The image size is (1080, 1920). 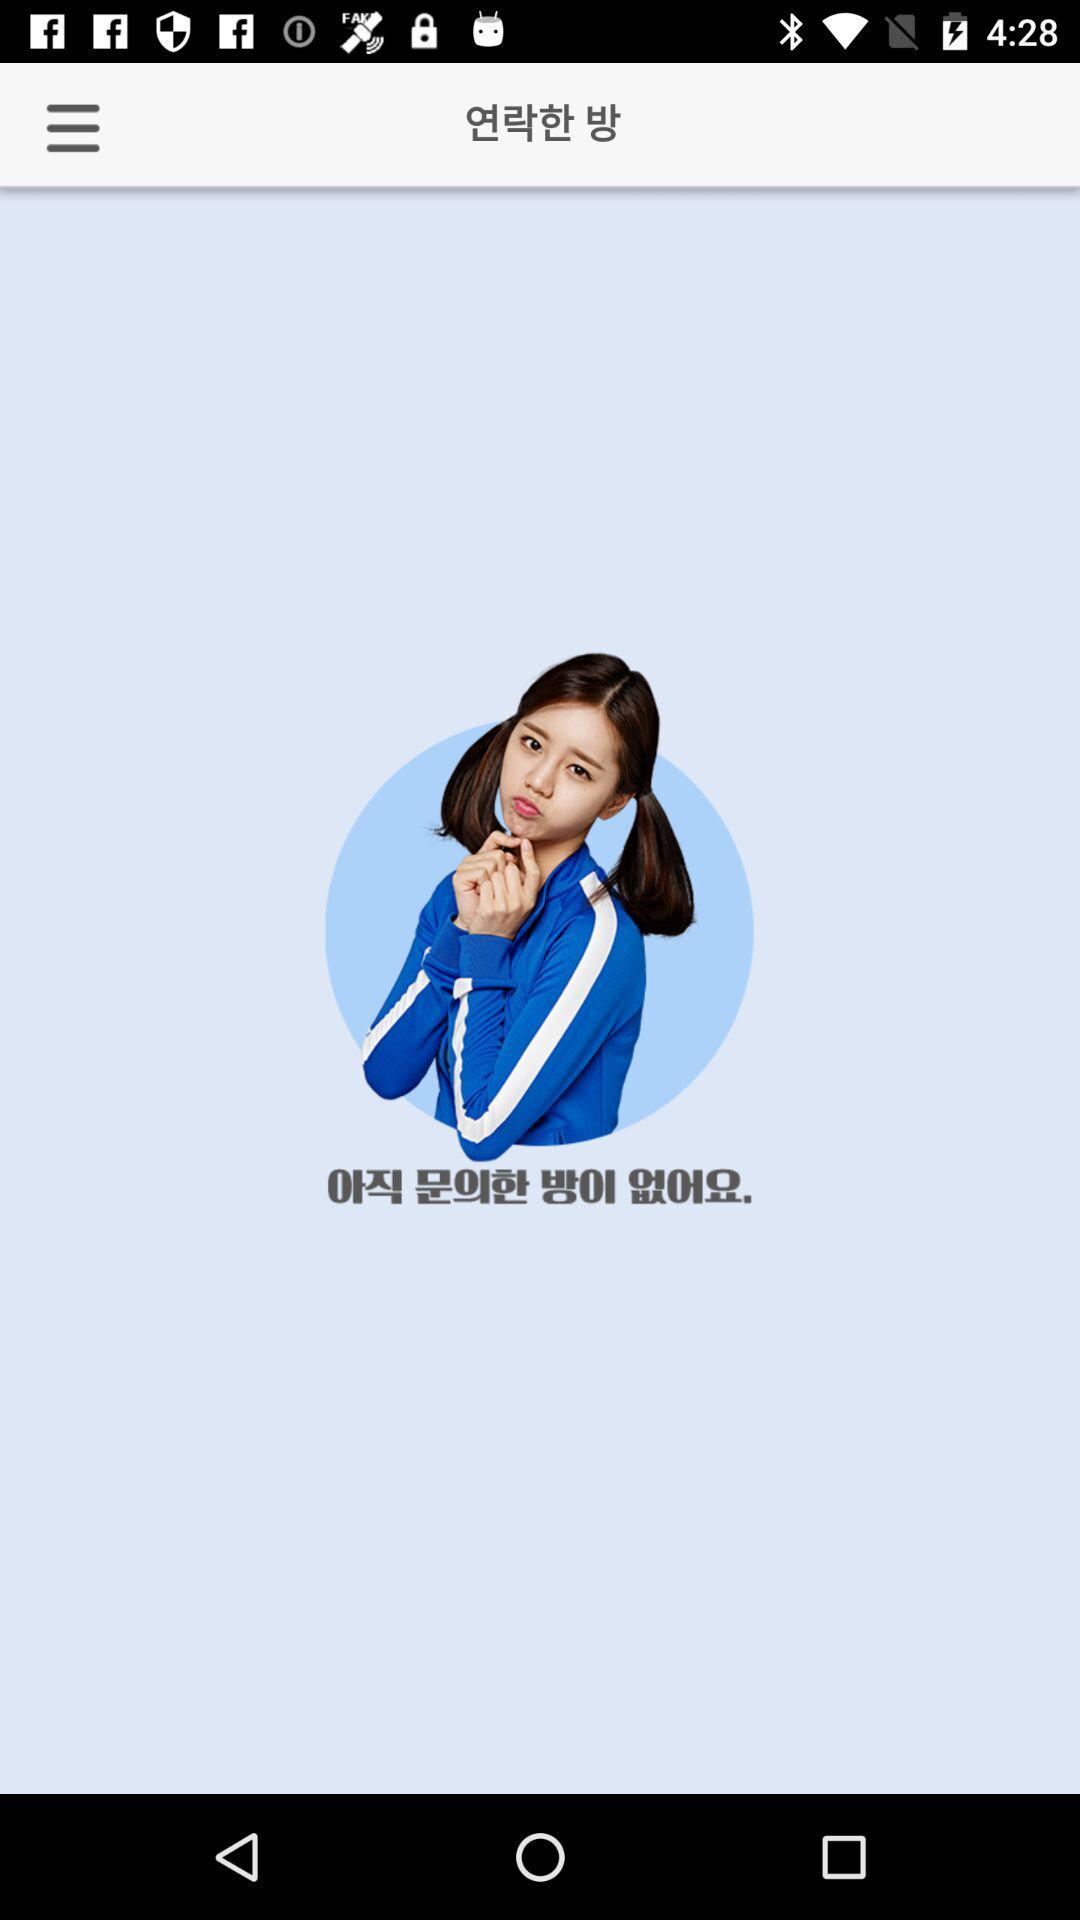 I want to click on icon at the top left corner, so click(x=72, y=127).